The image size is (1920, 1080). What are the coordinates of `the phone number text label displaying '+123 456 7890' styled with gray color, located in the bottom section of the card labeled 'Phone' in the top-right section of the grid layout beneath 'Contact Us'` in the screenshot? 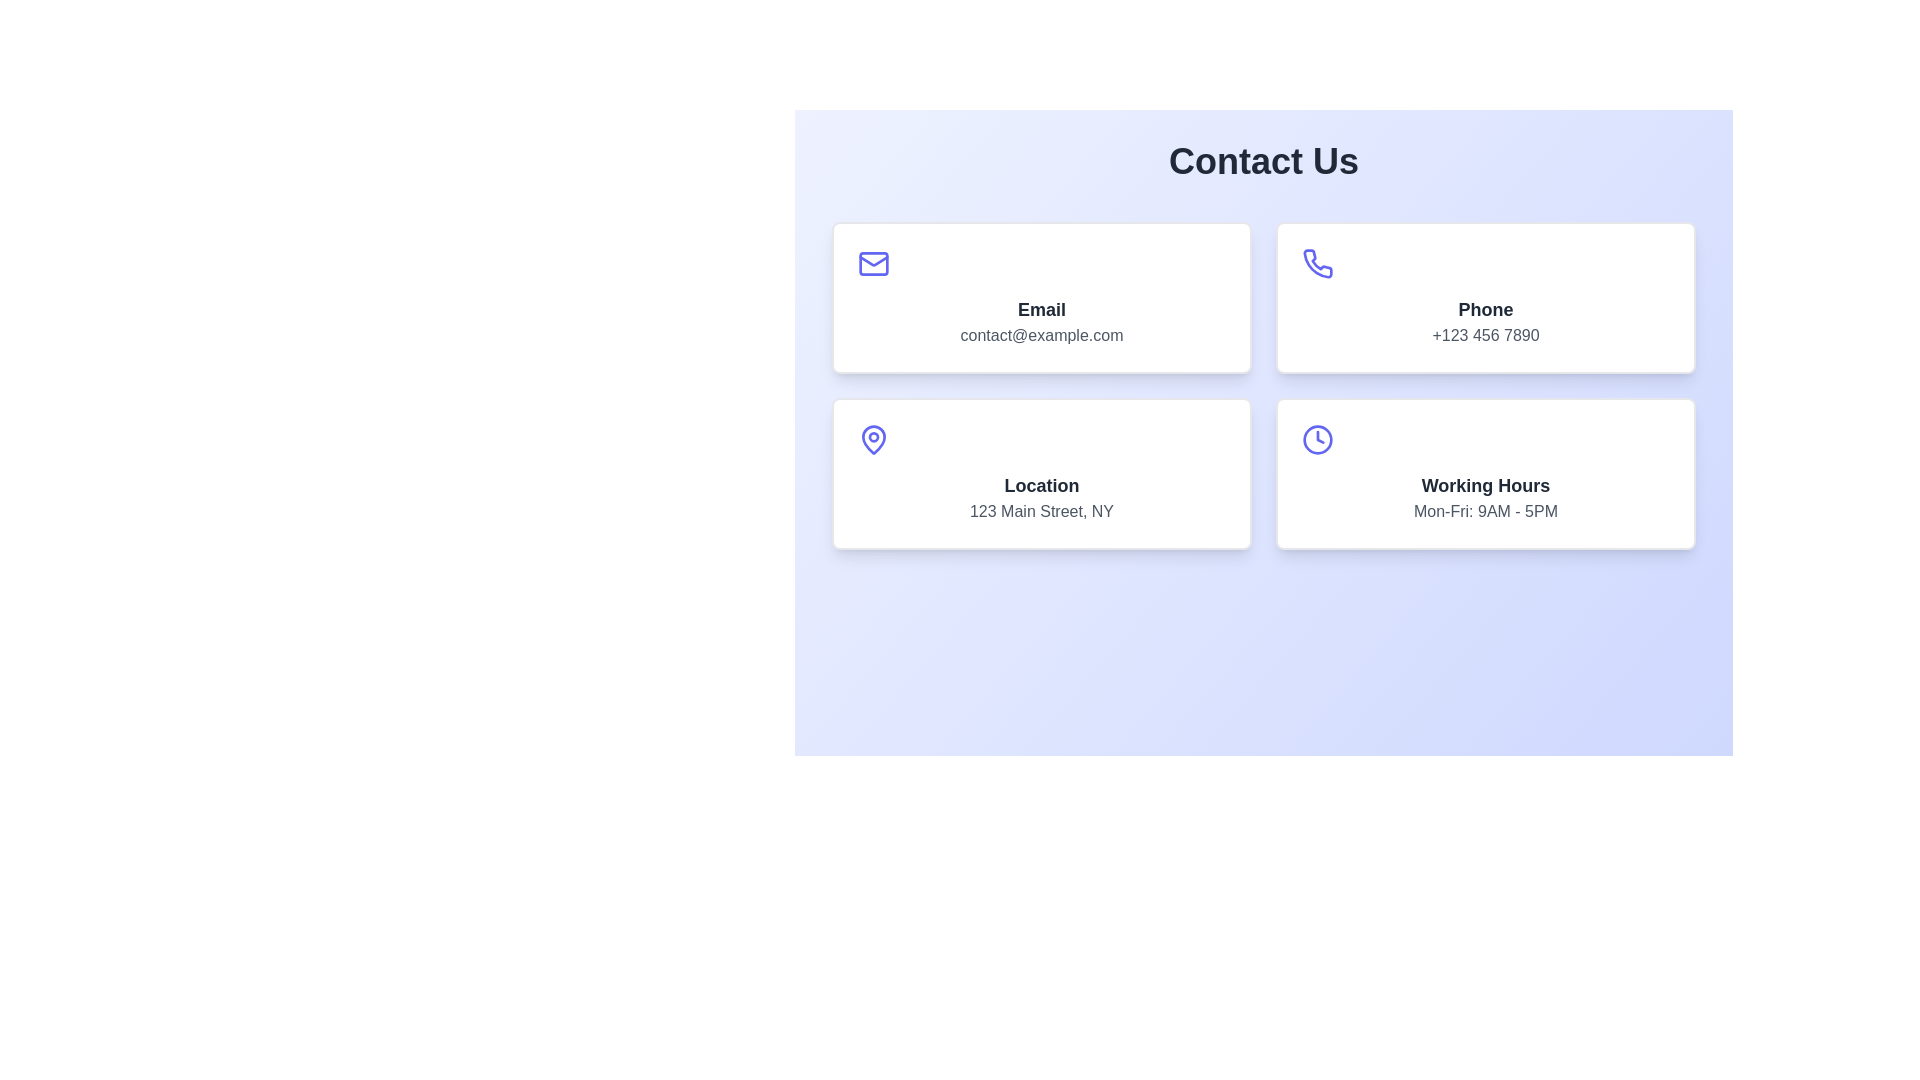 It's located at (1486, 334).